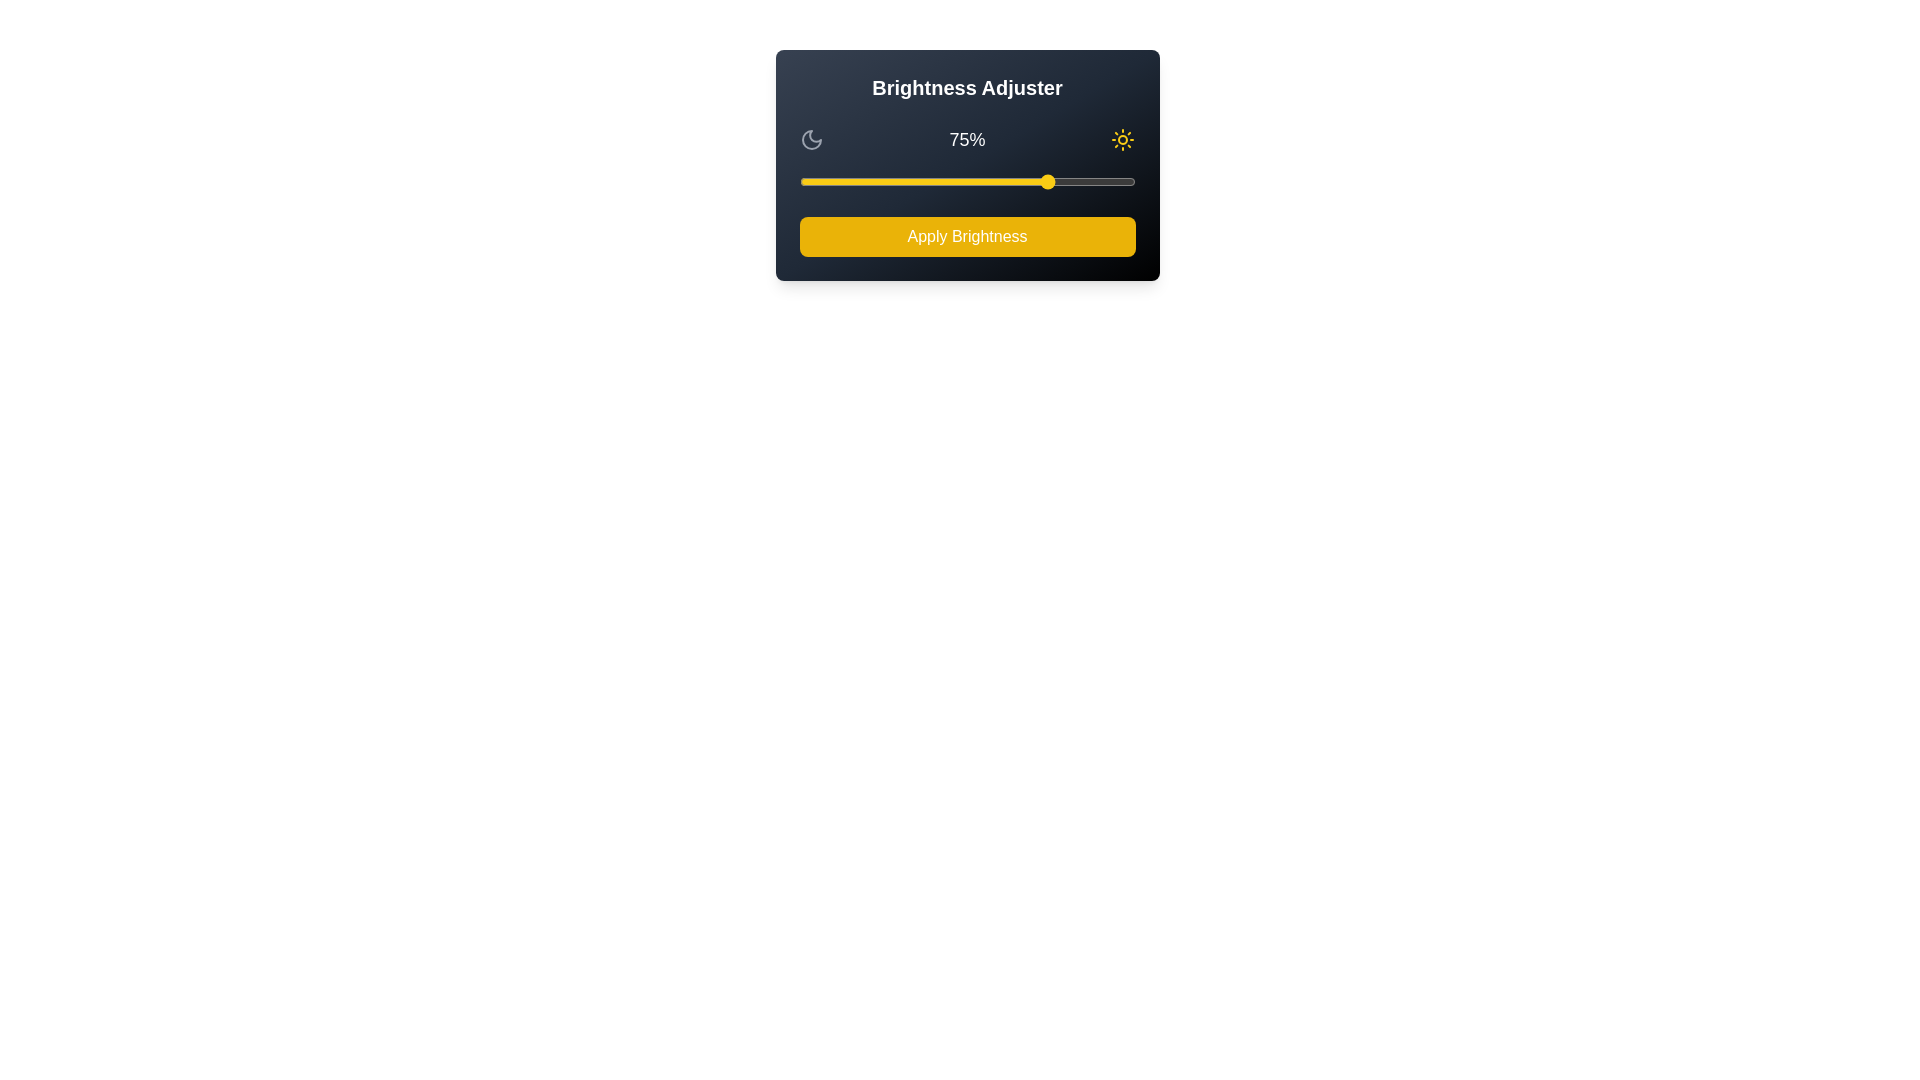 This screenshot has width=1920, height=1080. Describe the element at coordinates (1123, 138) in the screenshot. I see `the Sun icon to interact with it` at that location.